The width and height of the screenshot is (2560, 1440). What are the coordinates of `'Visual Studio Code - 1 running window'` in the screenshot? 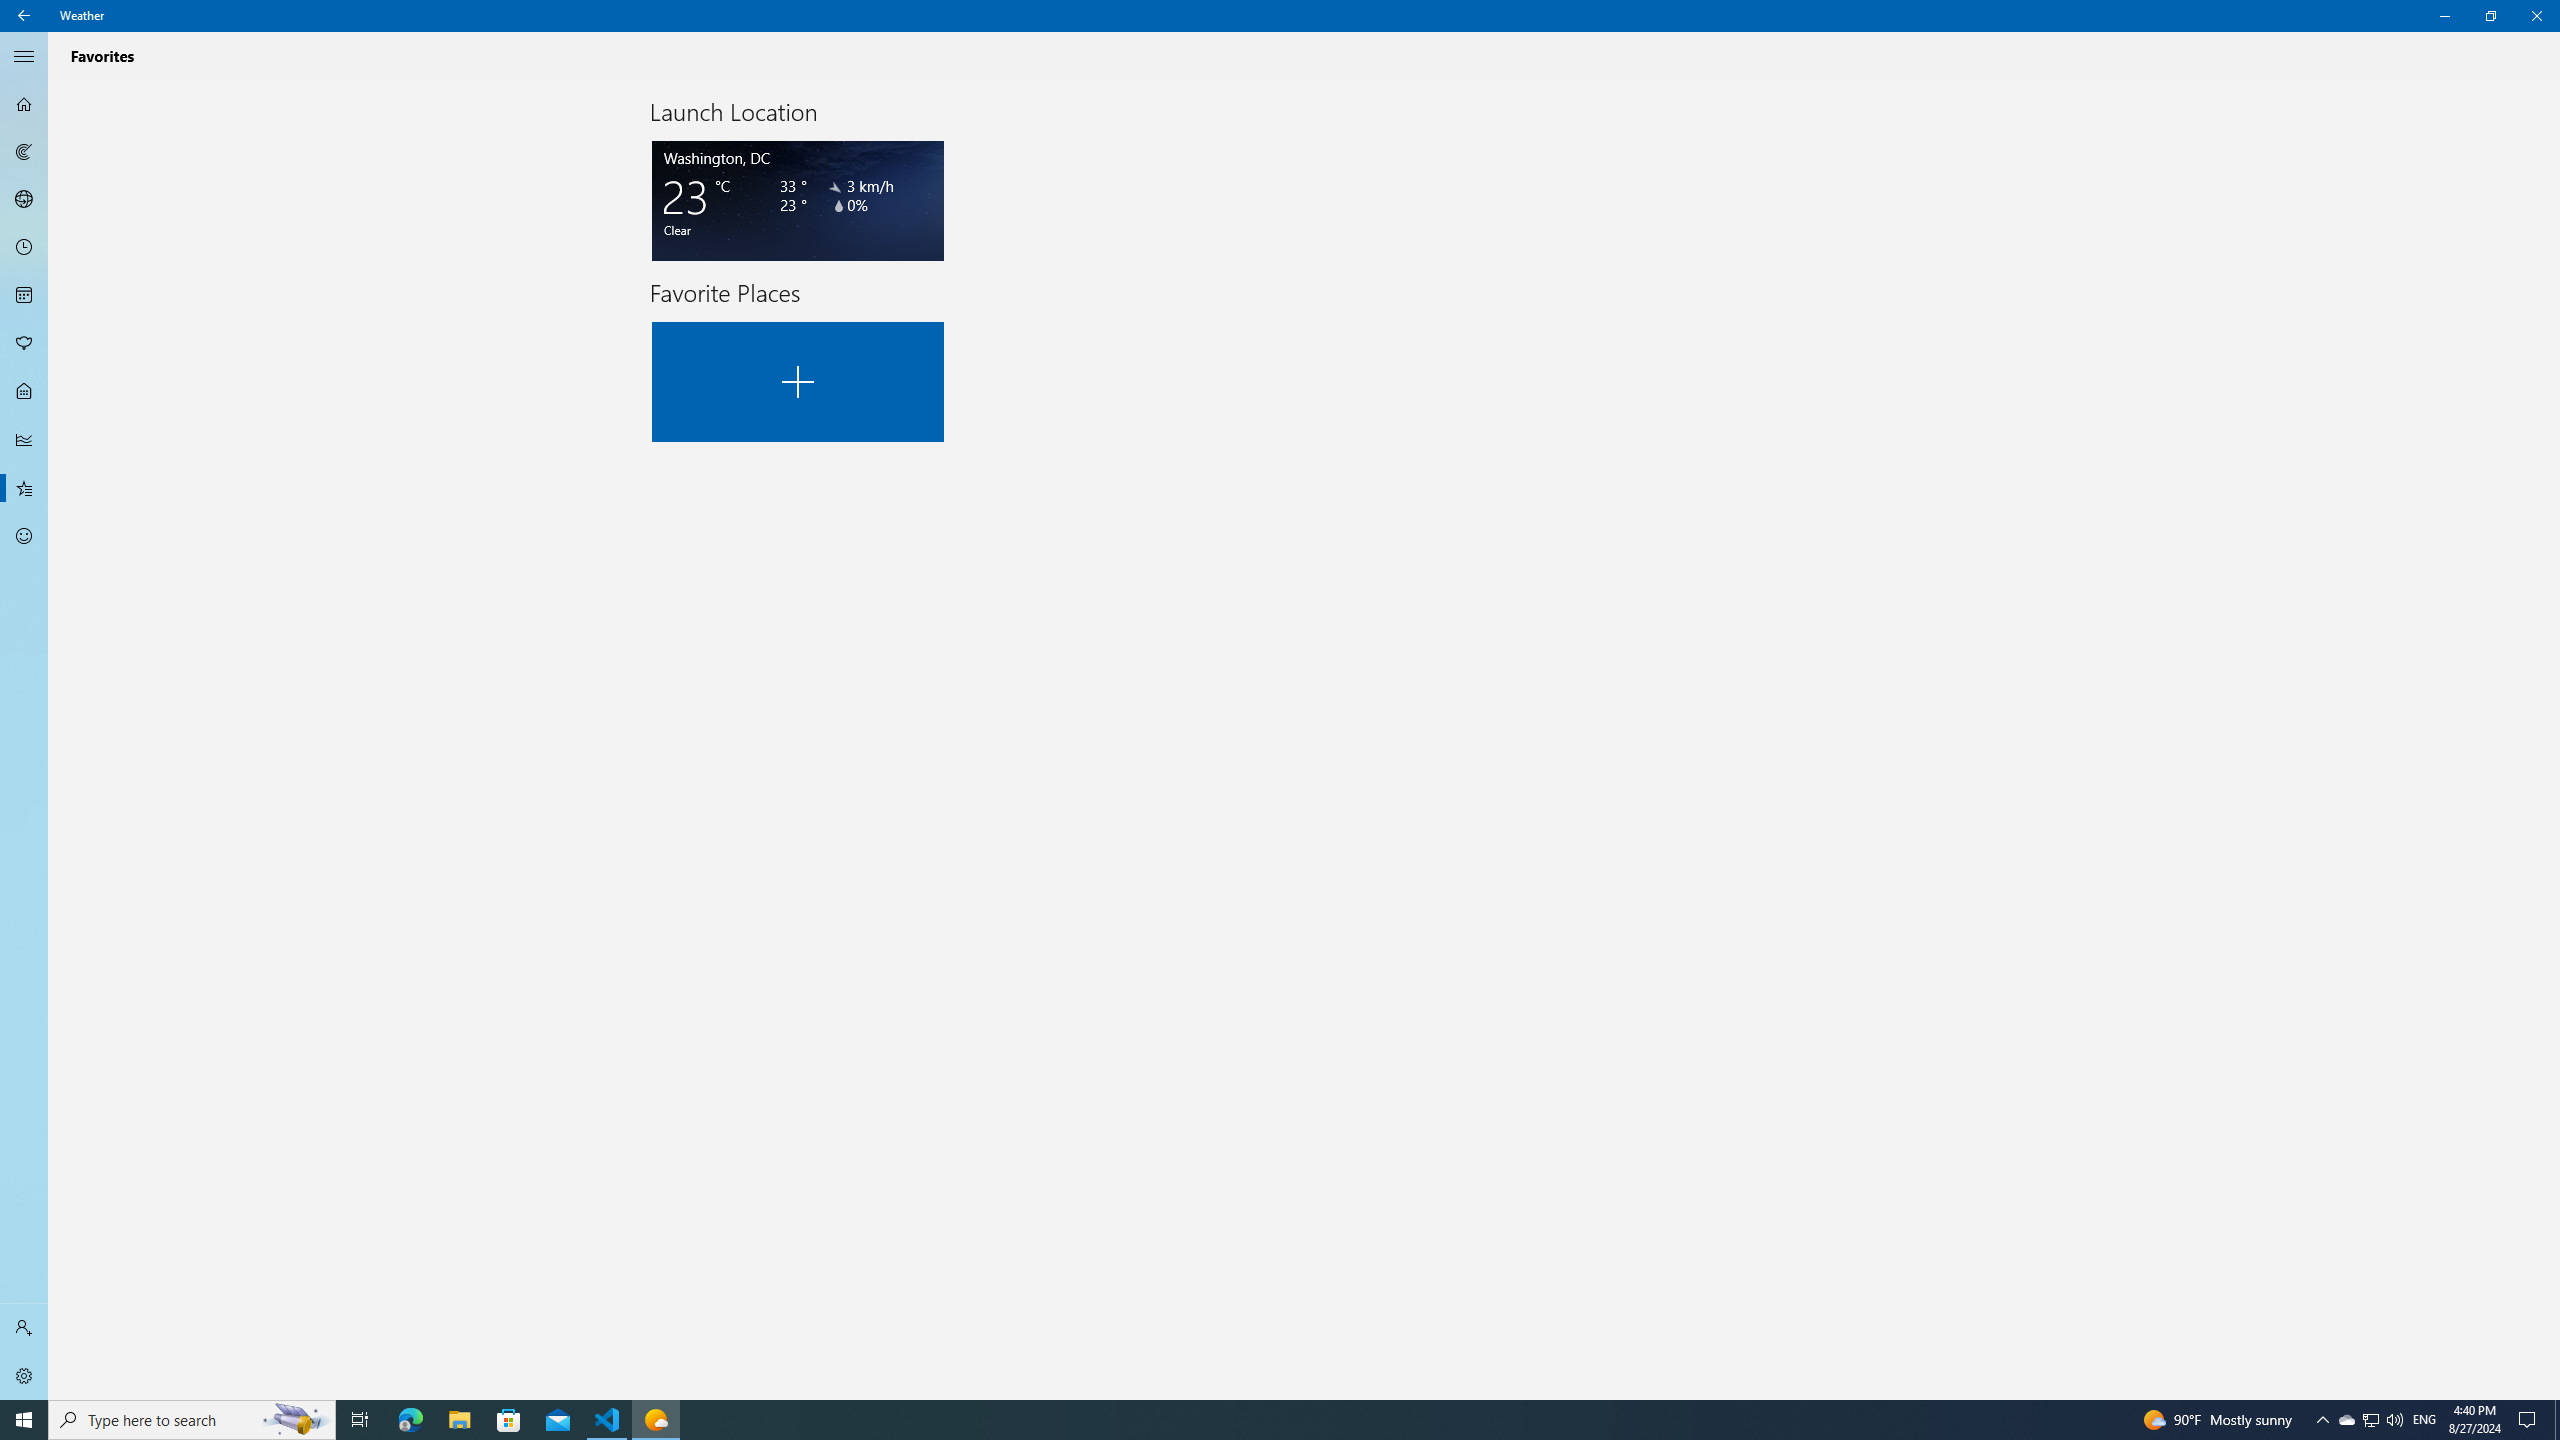 It's located at (607, 1418).